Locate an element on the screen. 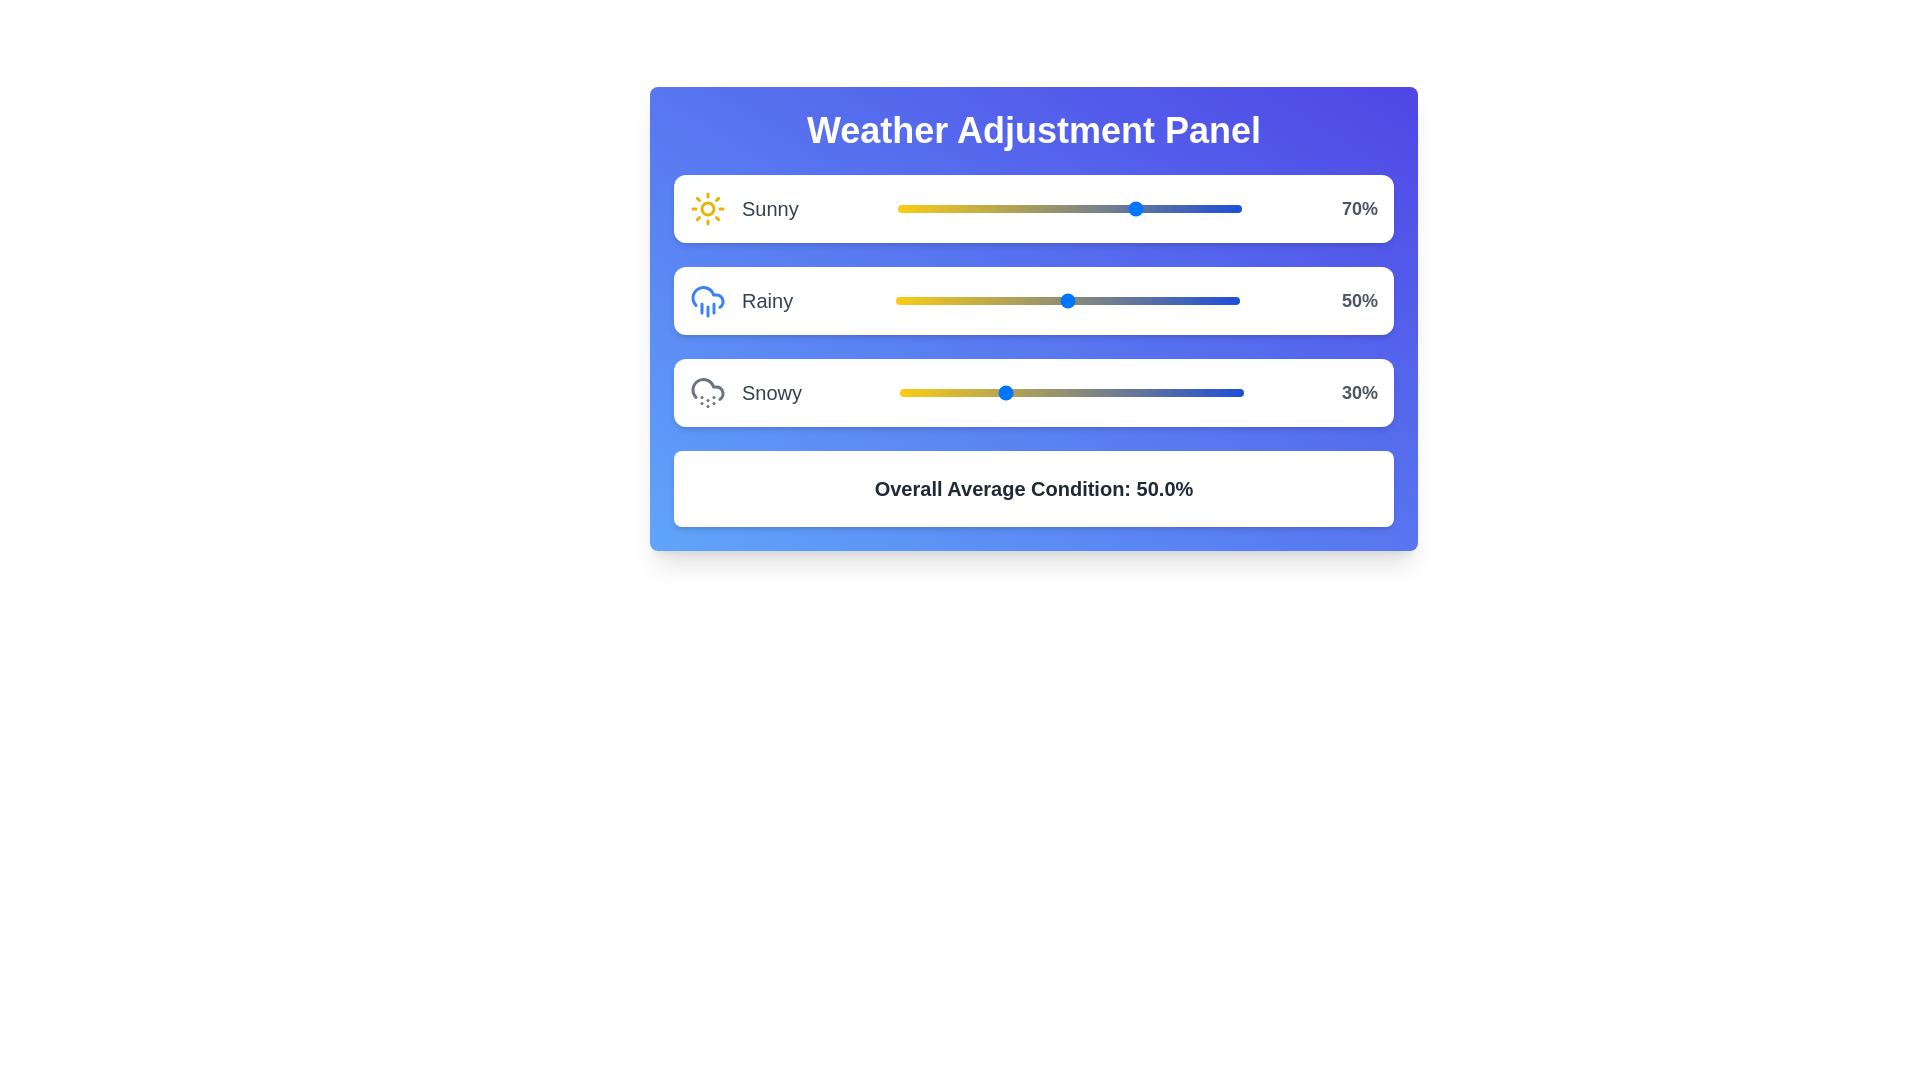 This screenshot has height=1080, width=1920. the text label displaying '70%' which is styled with a bold font and gray color, located at the top-right side of the weather adjustment panel, aligned with the slider component in the same row labeled 'Sunny' is located at coordinates (1359, 208).